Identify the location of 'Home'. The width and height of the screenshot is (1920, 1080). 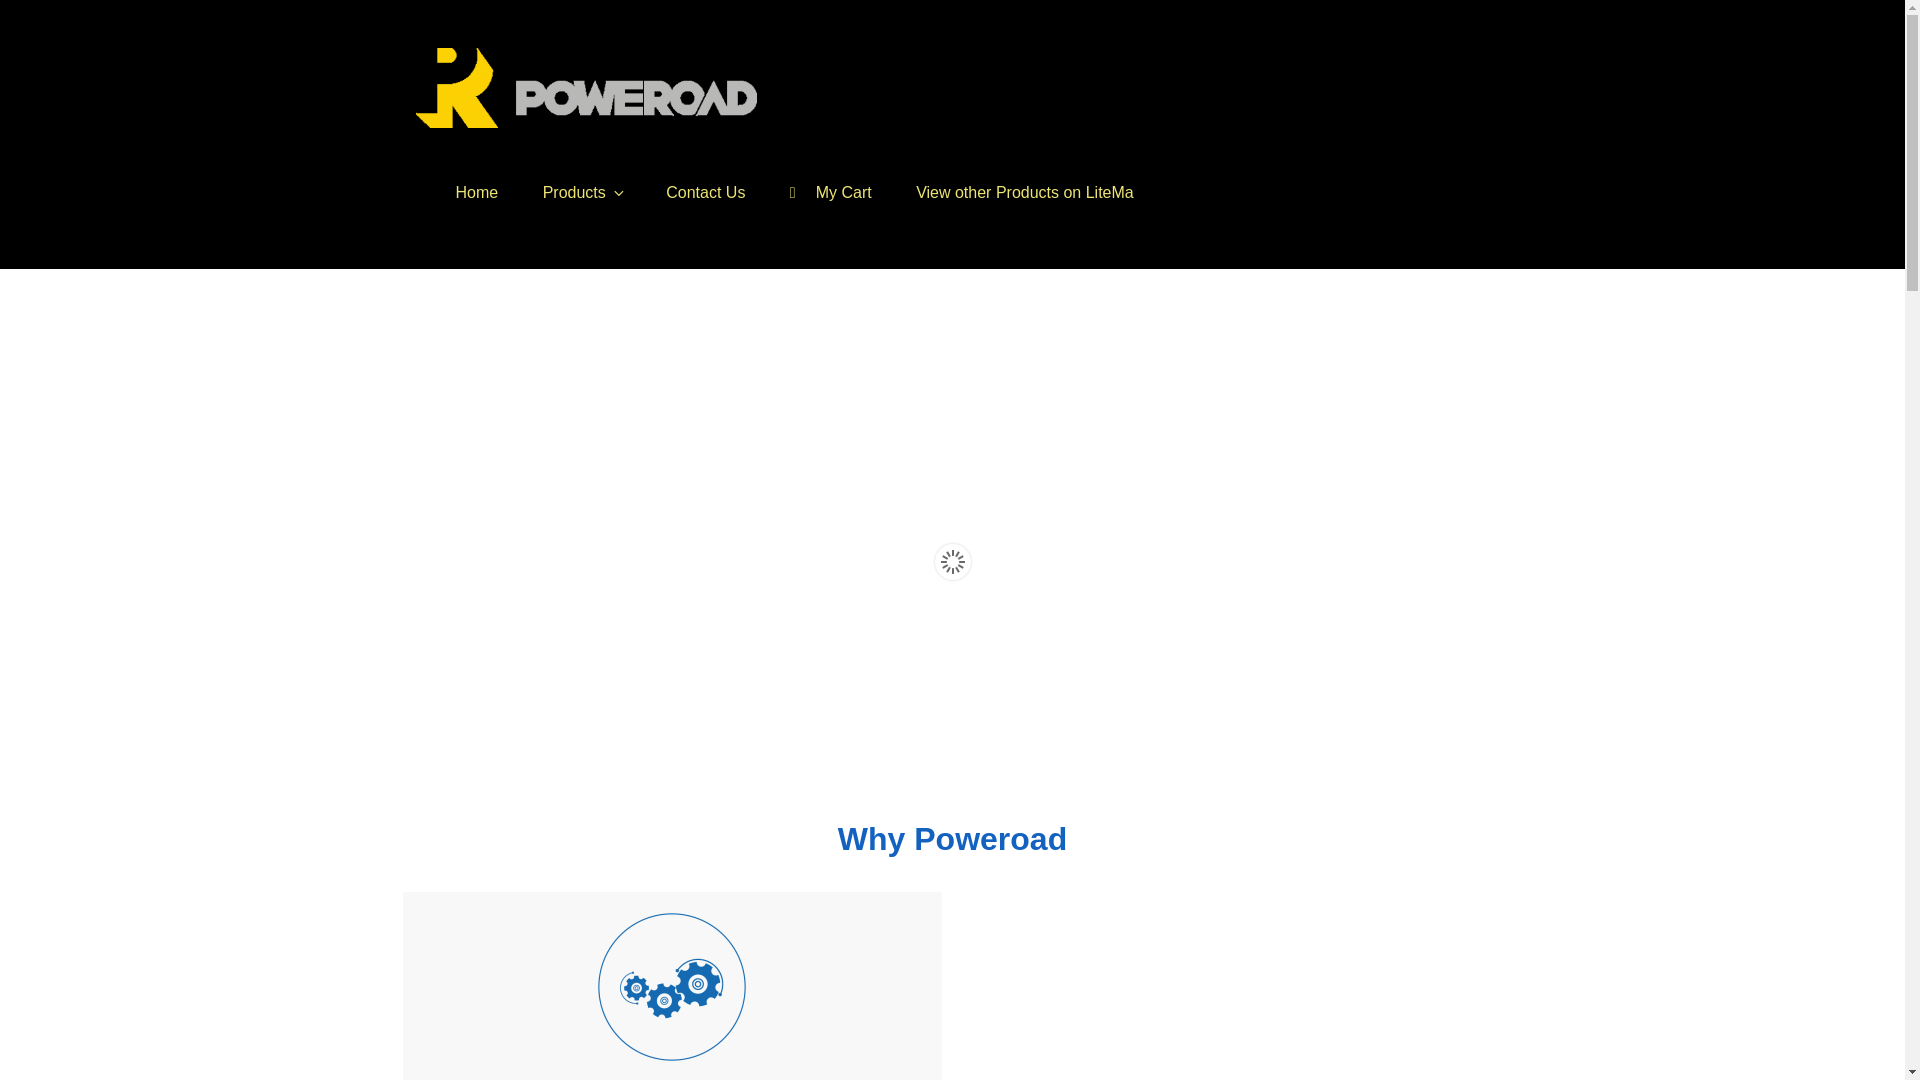
(476, 192).